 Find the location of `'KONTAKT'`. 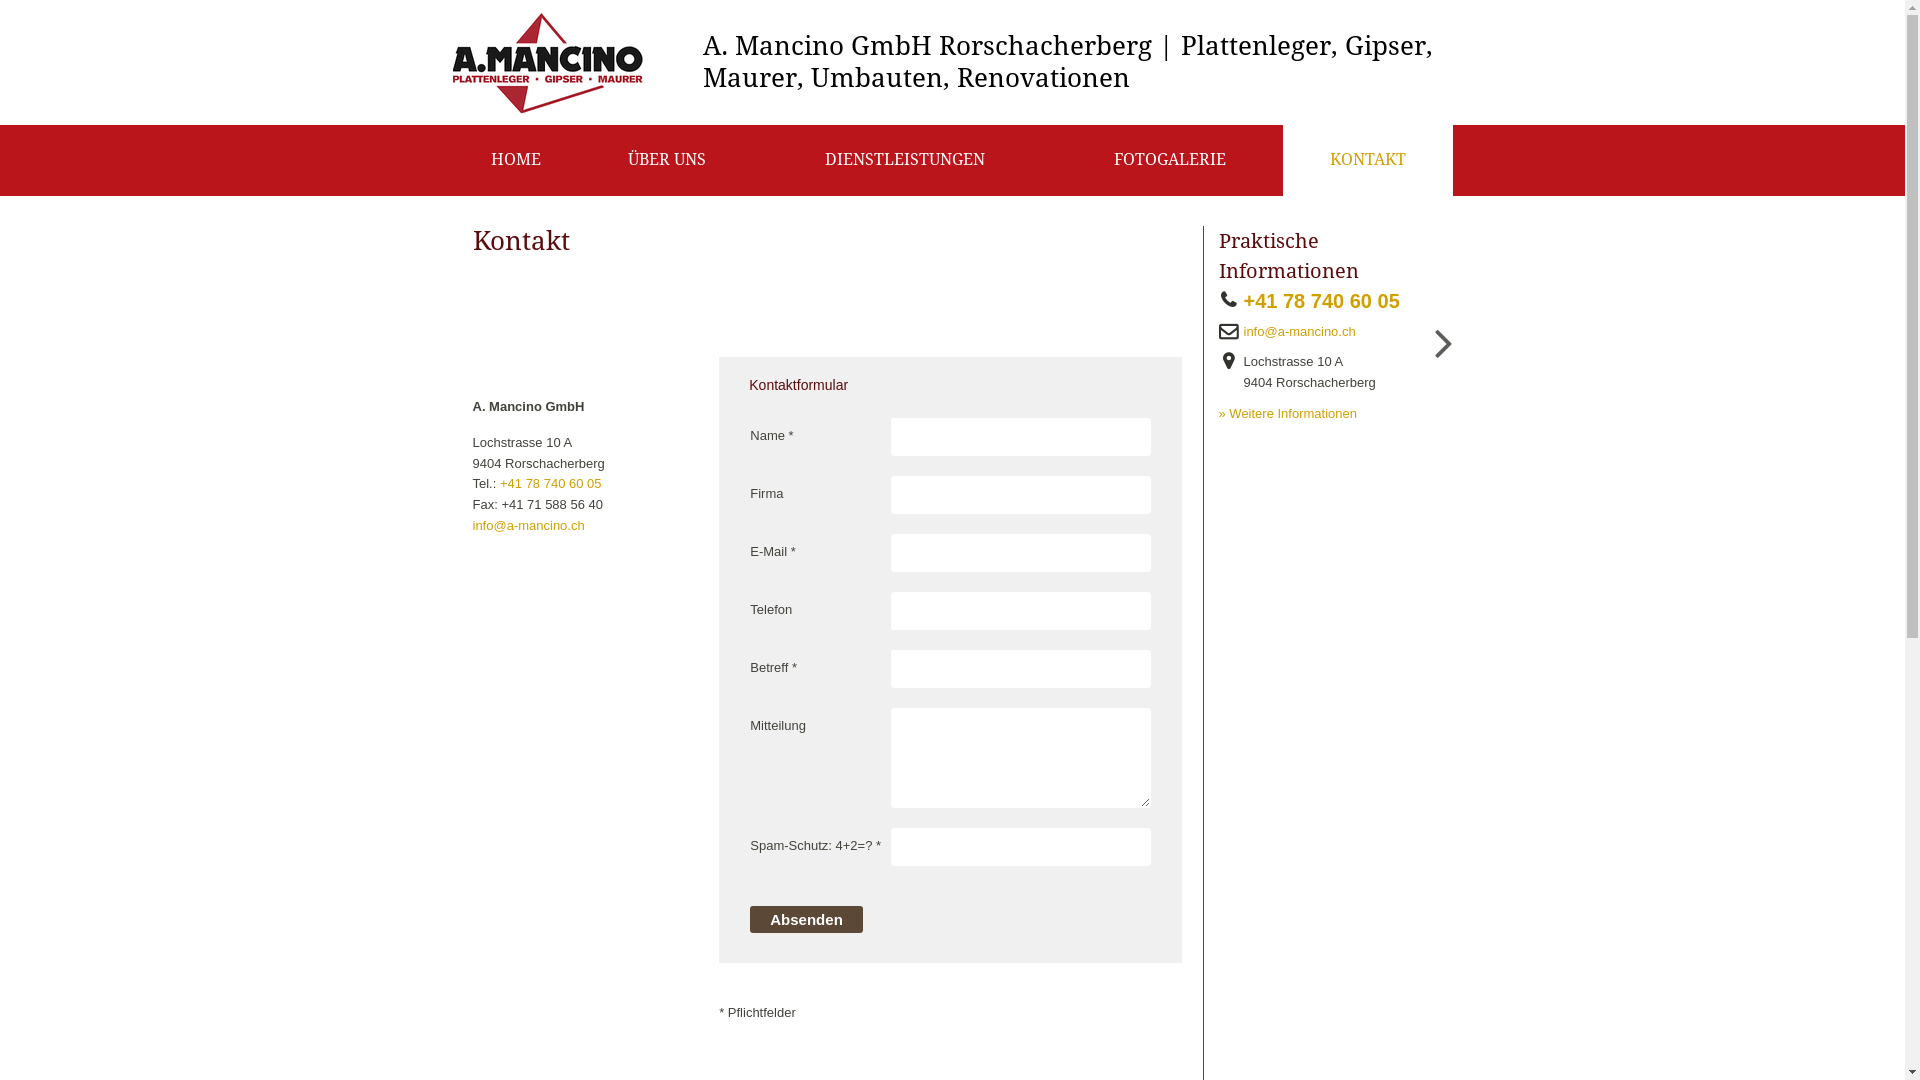

'KONTAKT' is located at coordinates (1366, 159).